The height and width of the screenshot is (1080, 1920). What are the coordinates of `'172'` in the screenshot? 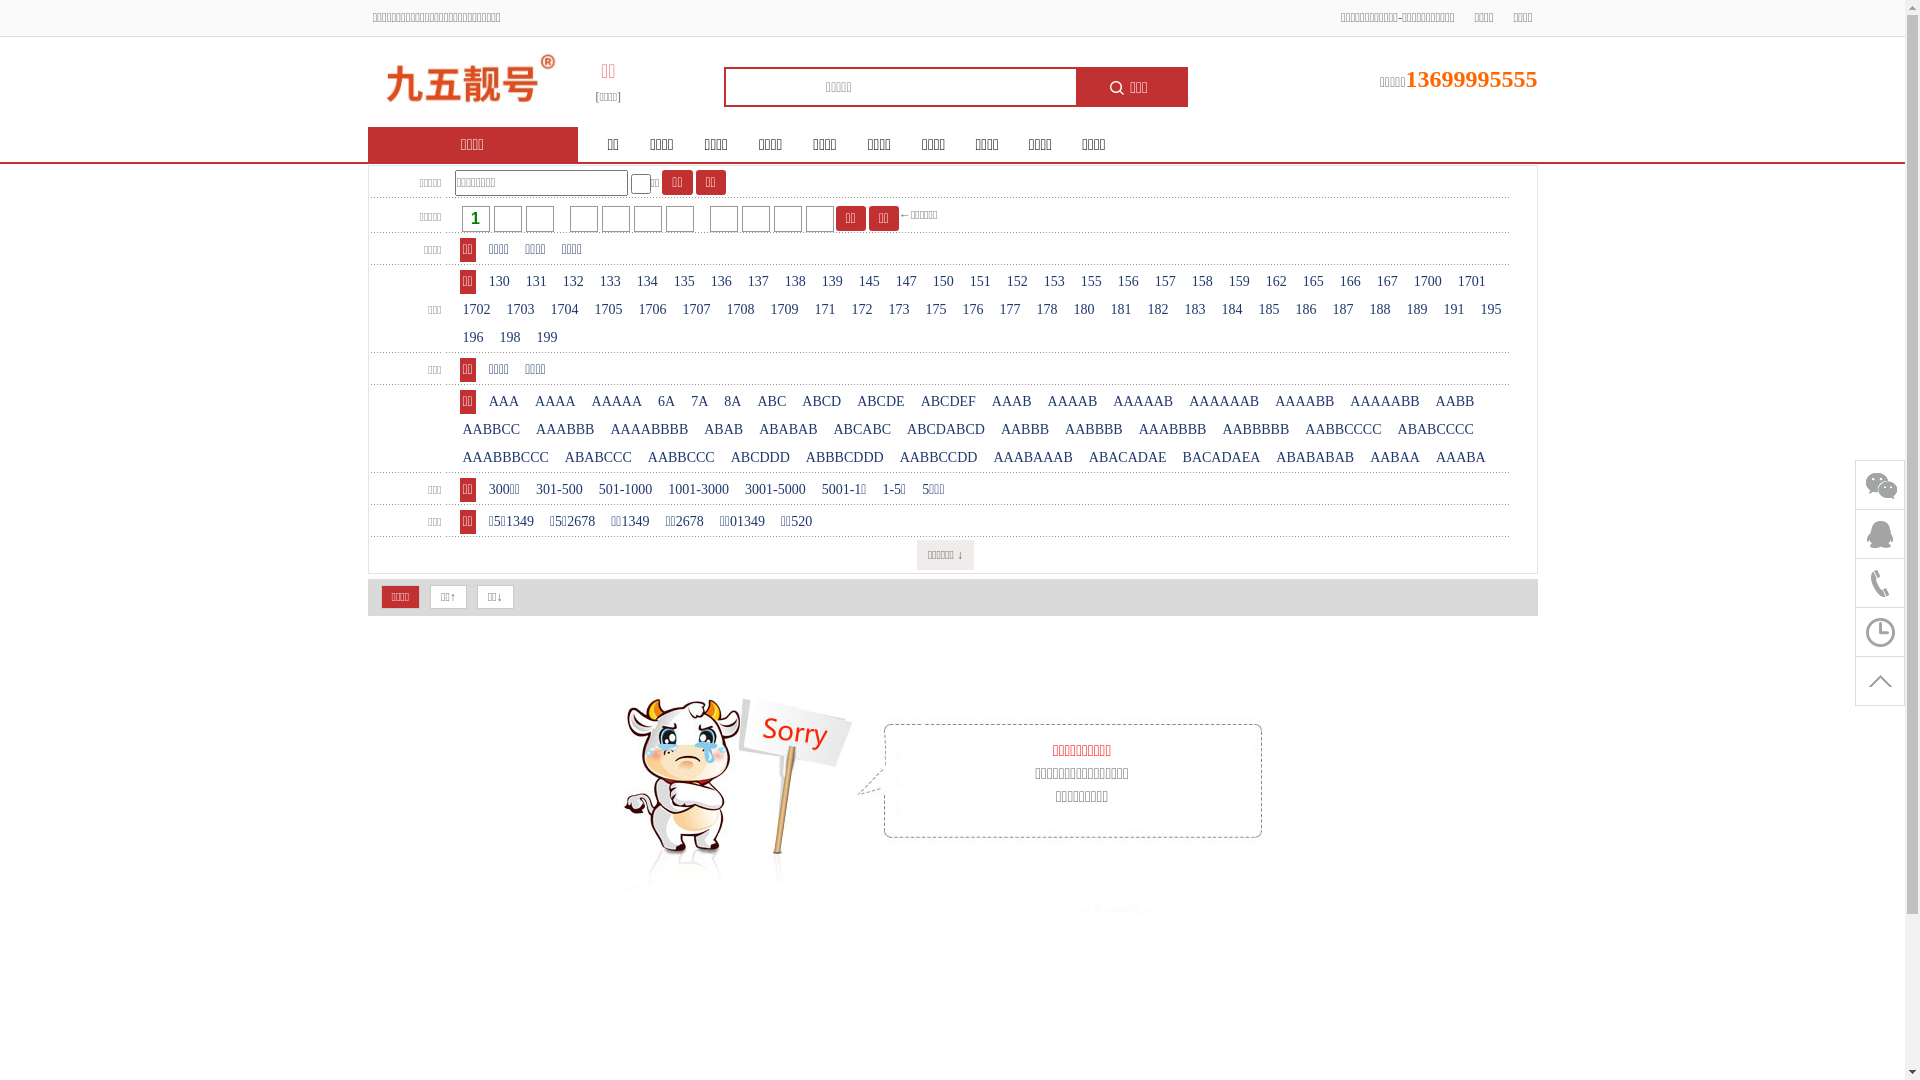 It's located at (848, 309).